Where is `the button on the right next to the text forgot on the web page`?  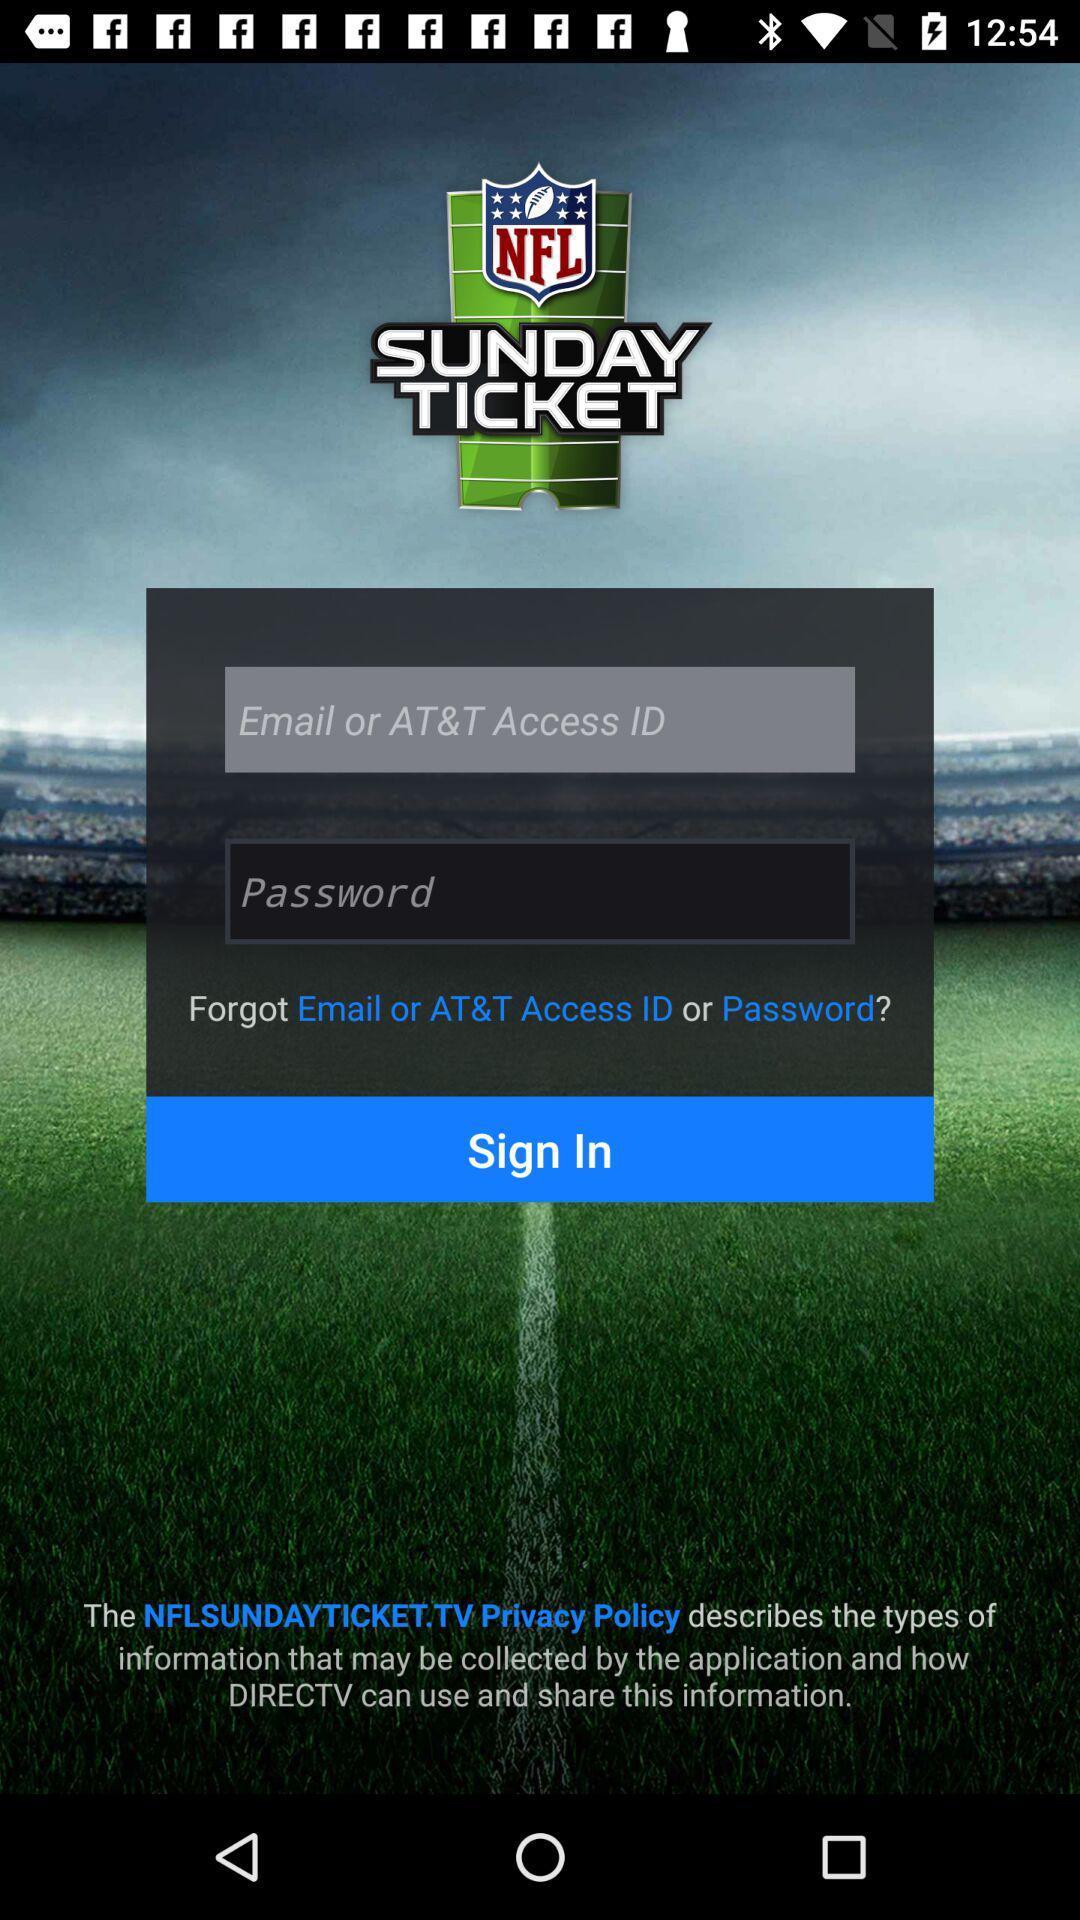 the button on the right next to the text forgot on the web page is located at coordinates (485, 1007).